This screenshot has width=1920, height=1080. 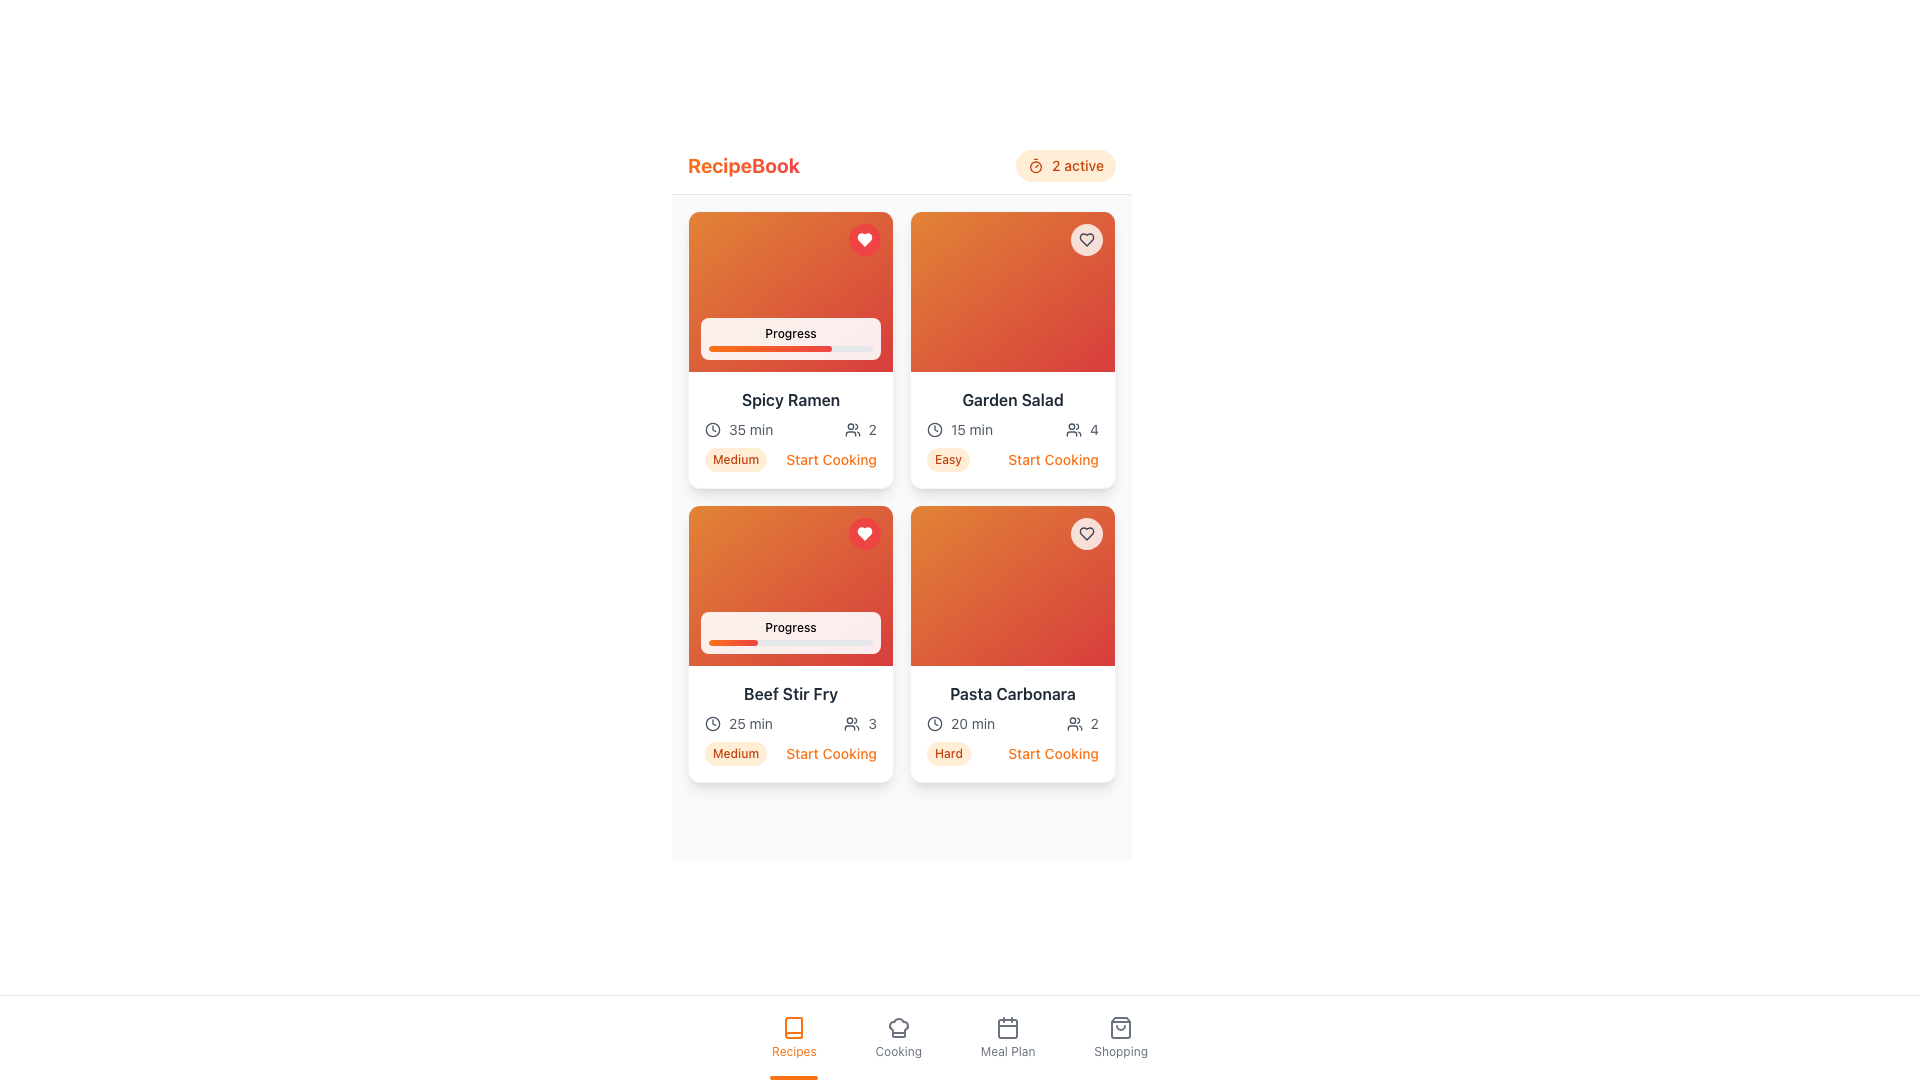 I want to click on the first icon button in the bottom navigation bar that leads to the 'Recipes' section, so click(x=793, y=1028).